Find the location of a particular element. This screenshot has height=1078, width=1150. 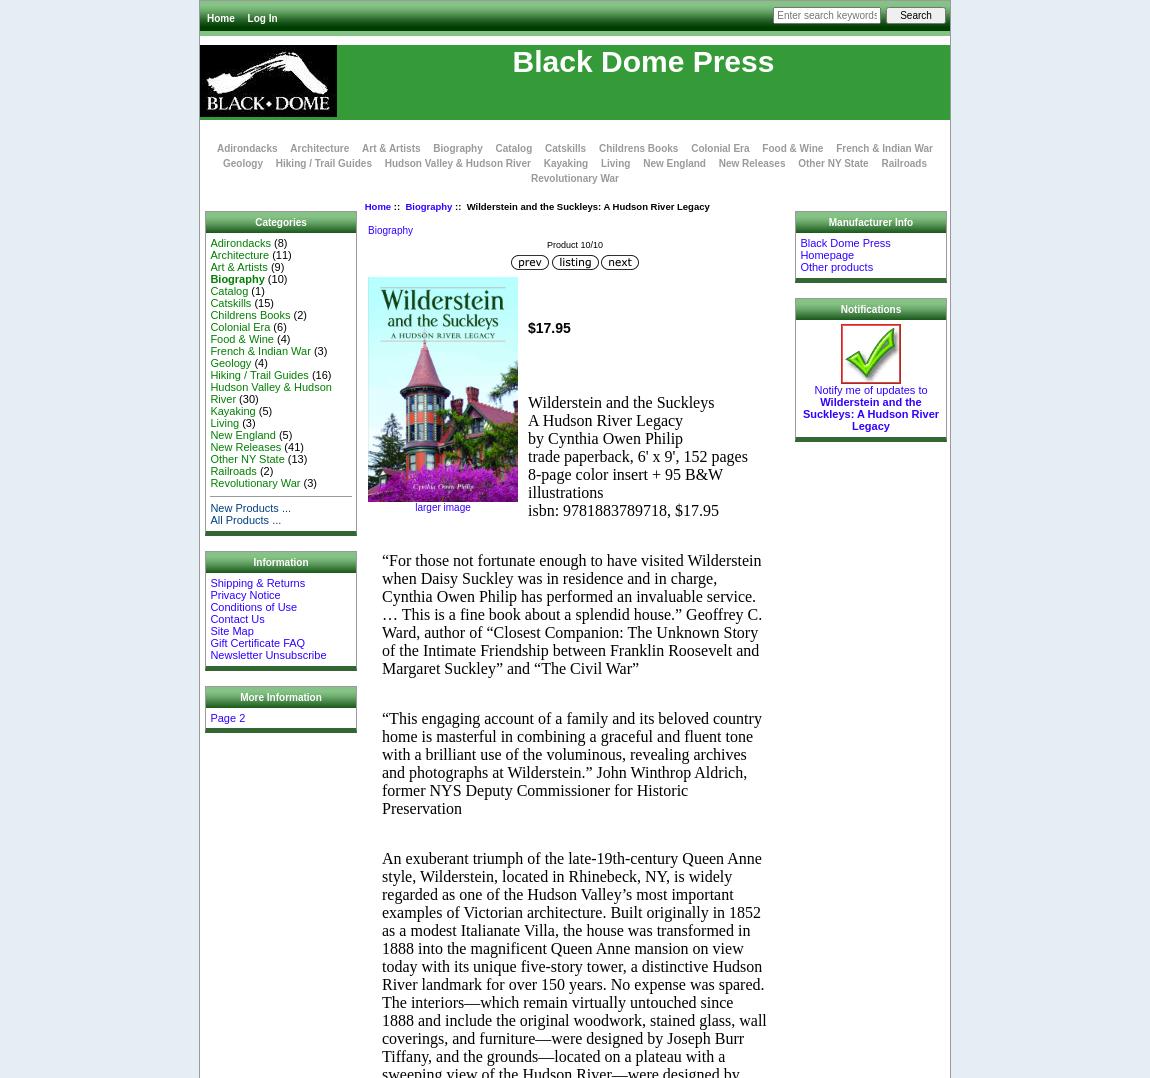

'isbn: 9781883789718, $17.95' is located at coordinates (622, 509).